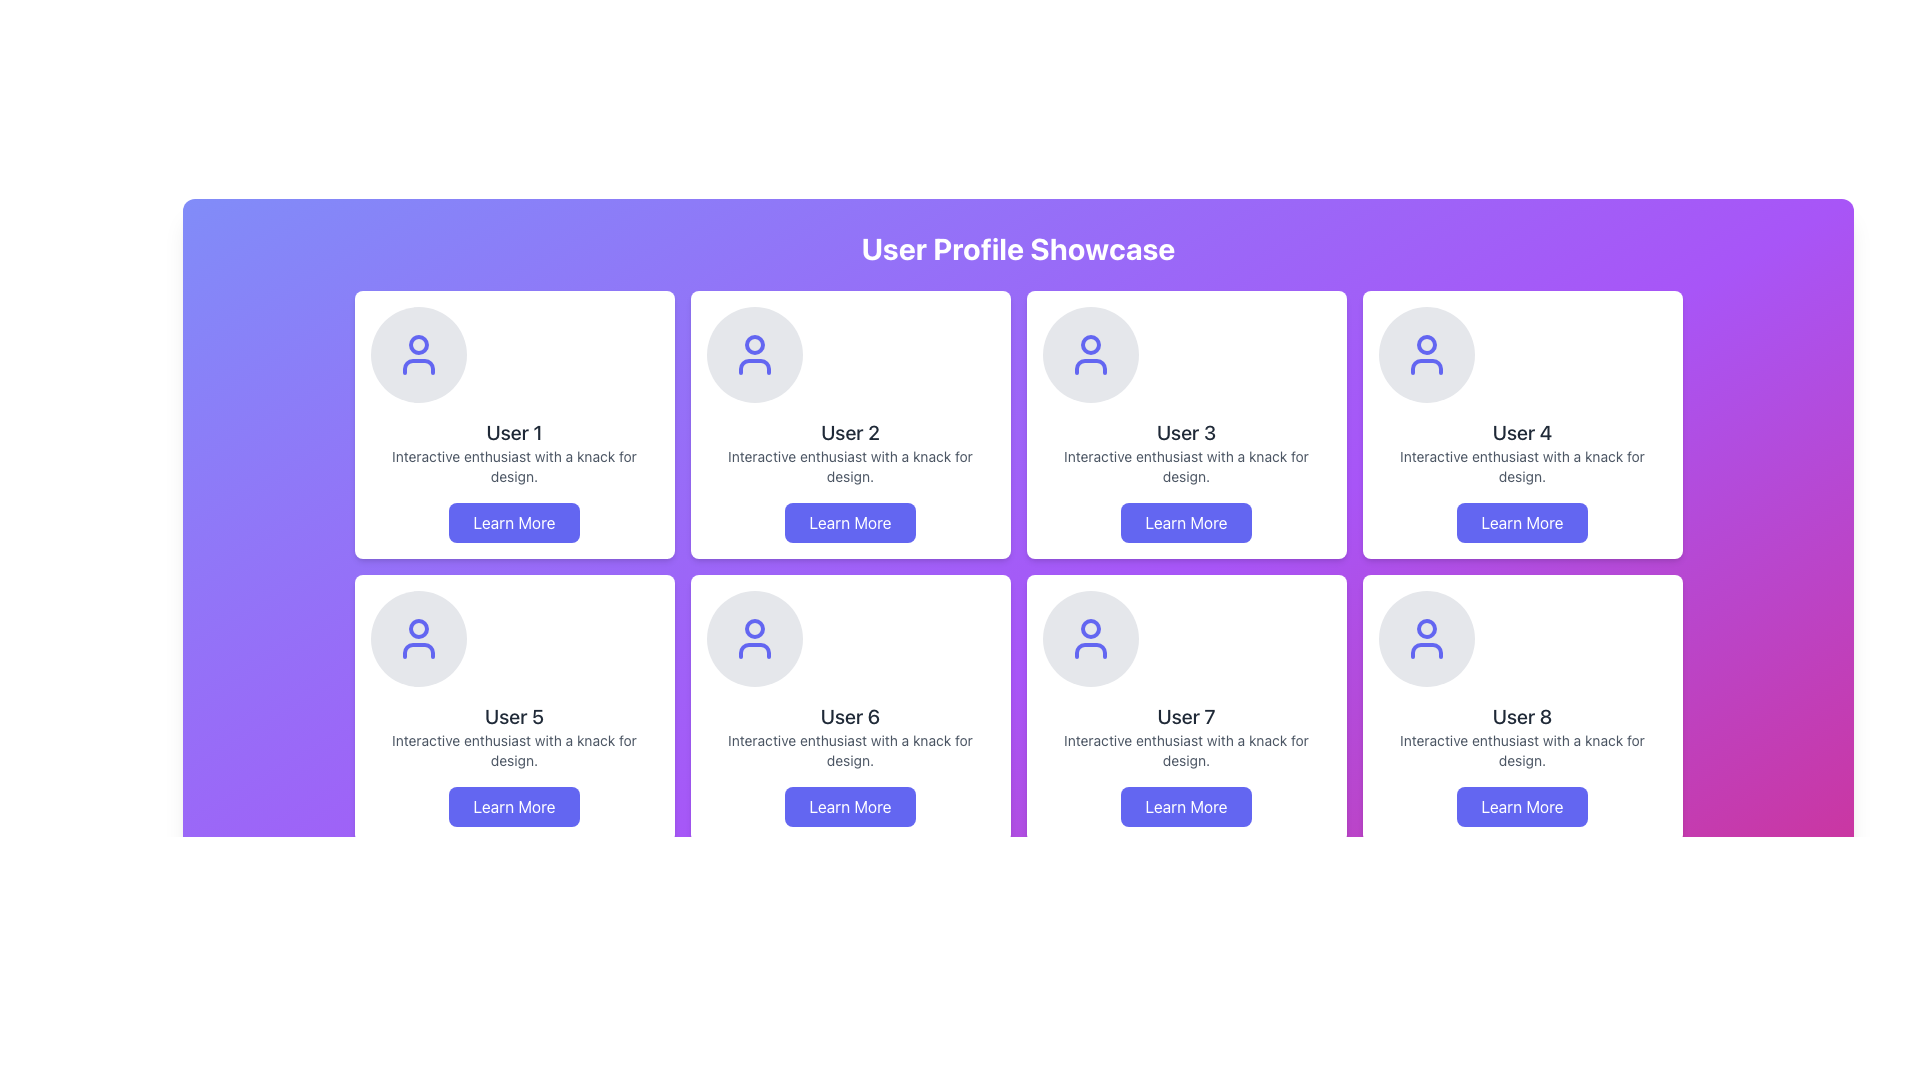 The height and width of the screenshot is (1080, 1920). I want to click on the user profile icon representing 'User 5', located in the third row and first column of the grid layout, so click(417, 639).